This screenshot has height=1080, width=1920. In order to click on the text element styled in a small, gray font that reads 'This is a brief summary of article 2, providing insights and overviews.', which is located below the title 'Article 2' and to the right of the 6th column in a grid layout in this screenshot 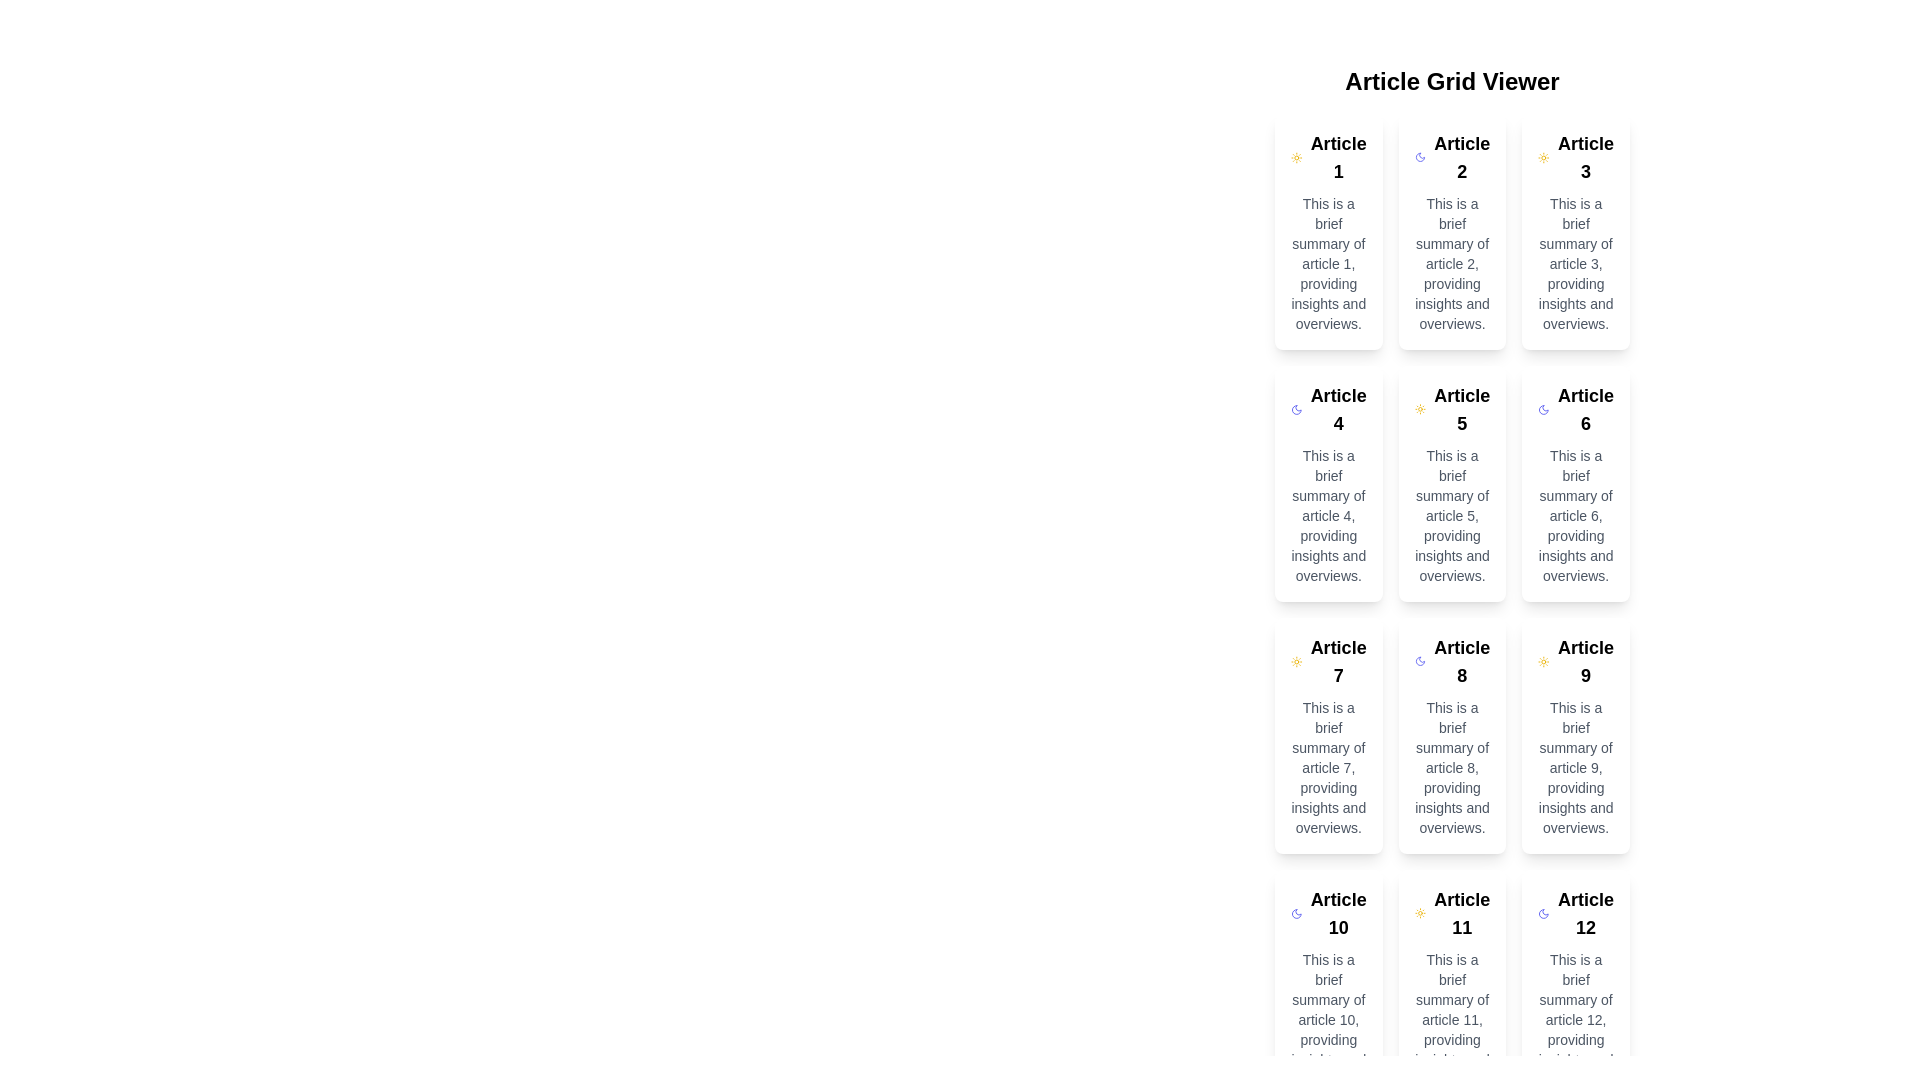, I will do `click(1452, 262)`.